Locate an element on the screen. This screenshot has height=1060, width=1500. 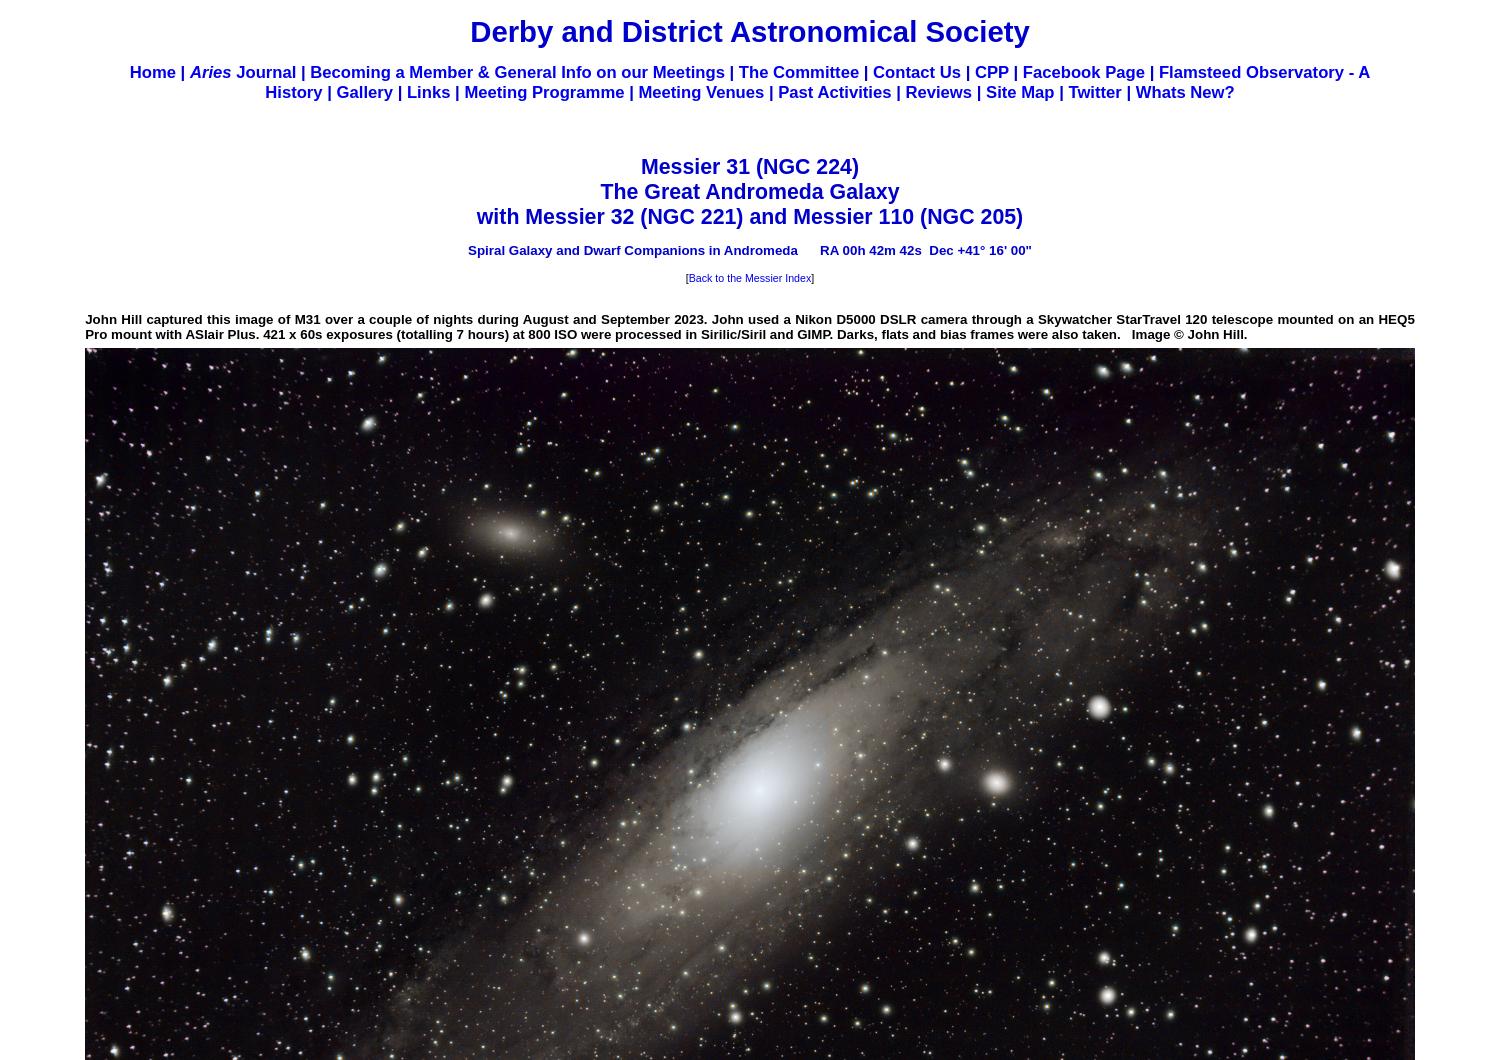
'Facebook Page' is located at coordinates (1082, 72).